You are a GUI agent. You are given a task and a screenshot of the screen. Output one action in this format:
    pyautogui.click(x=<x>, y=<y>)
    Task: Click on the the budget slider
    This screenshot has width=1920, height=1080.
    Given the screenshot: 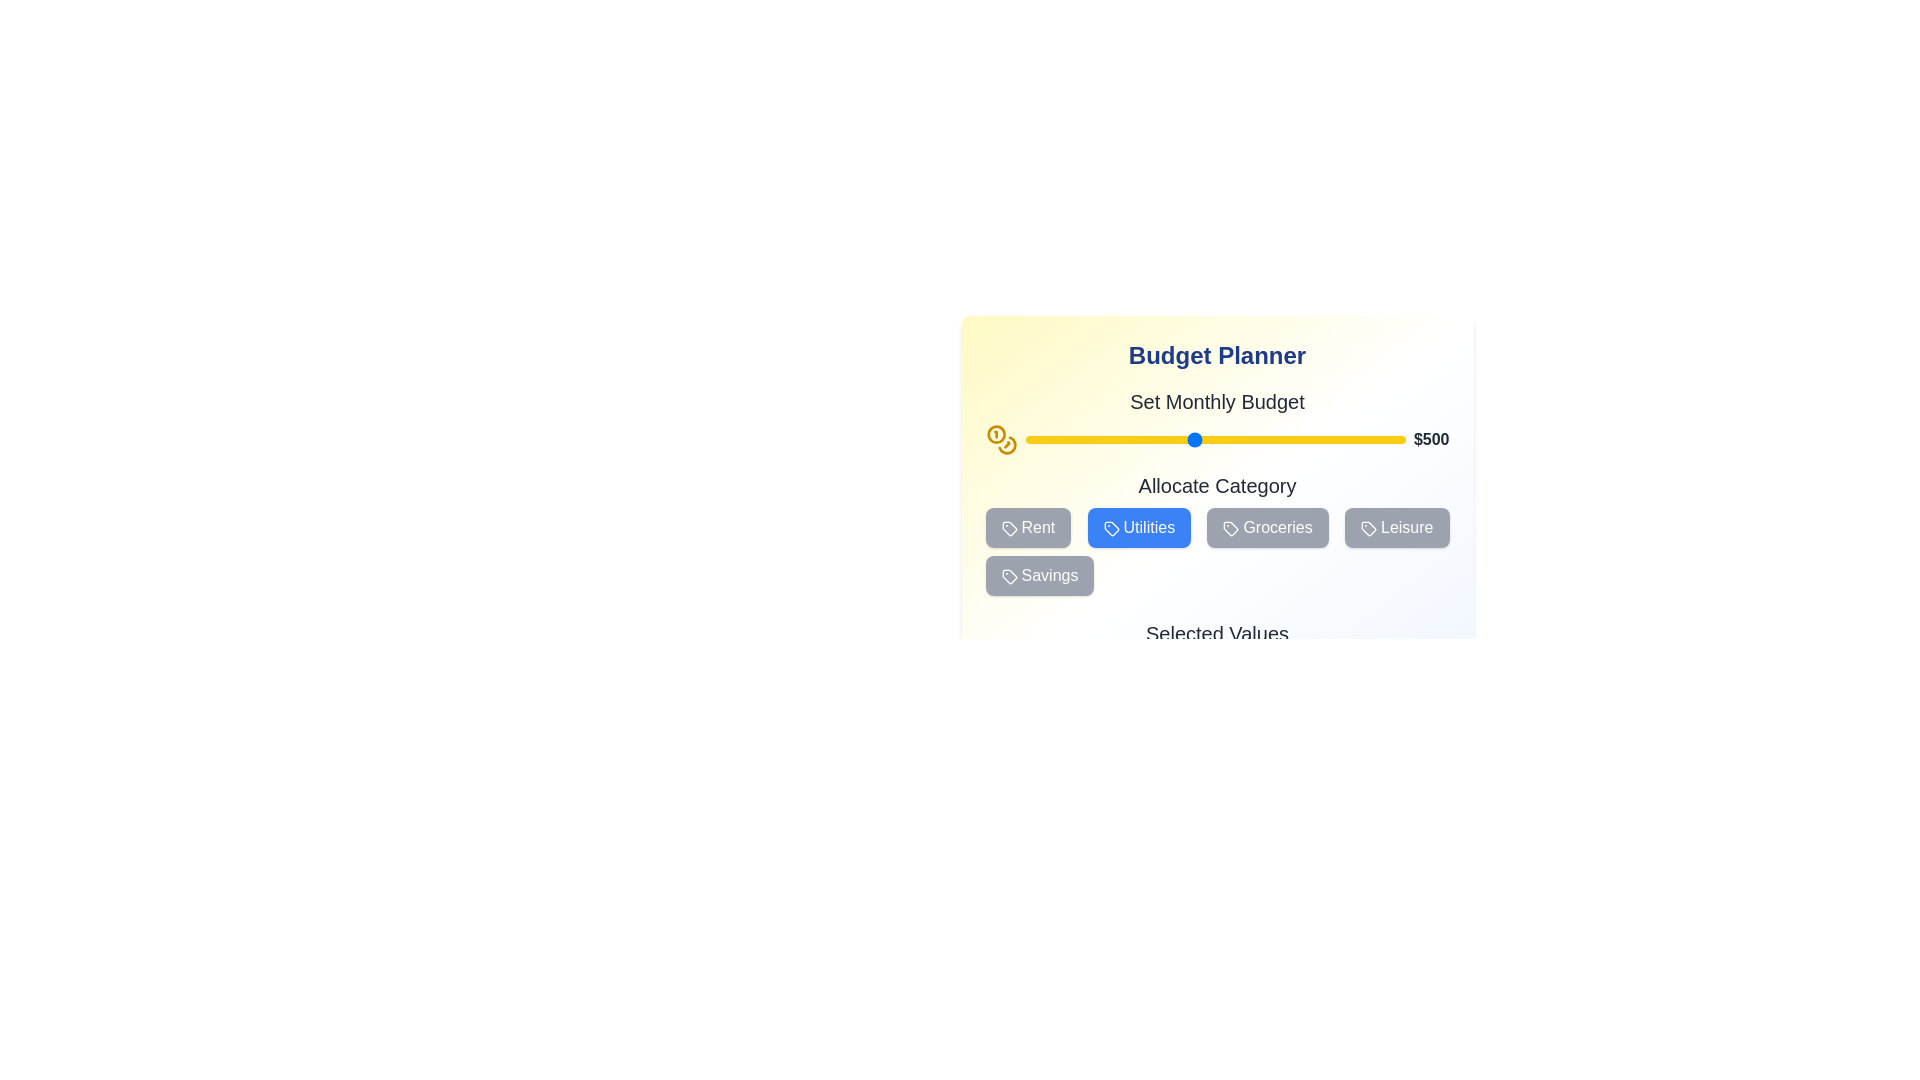 What is the action you would take?
    pyautogui.click(x=1376, y=438)
    